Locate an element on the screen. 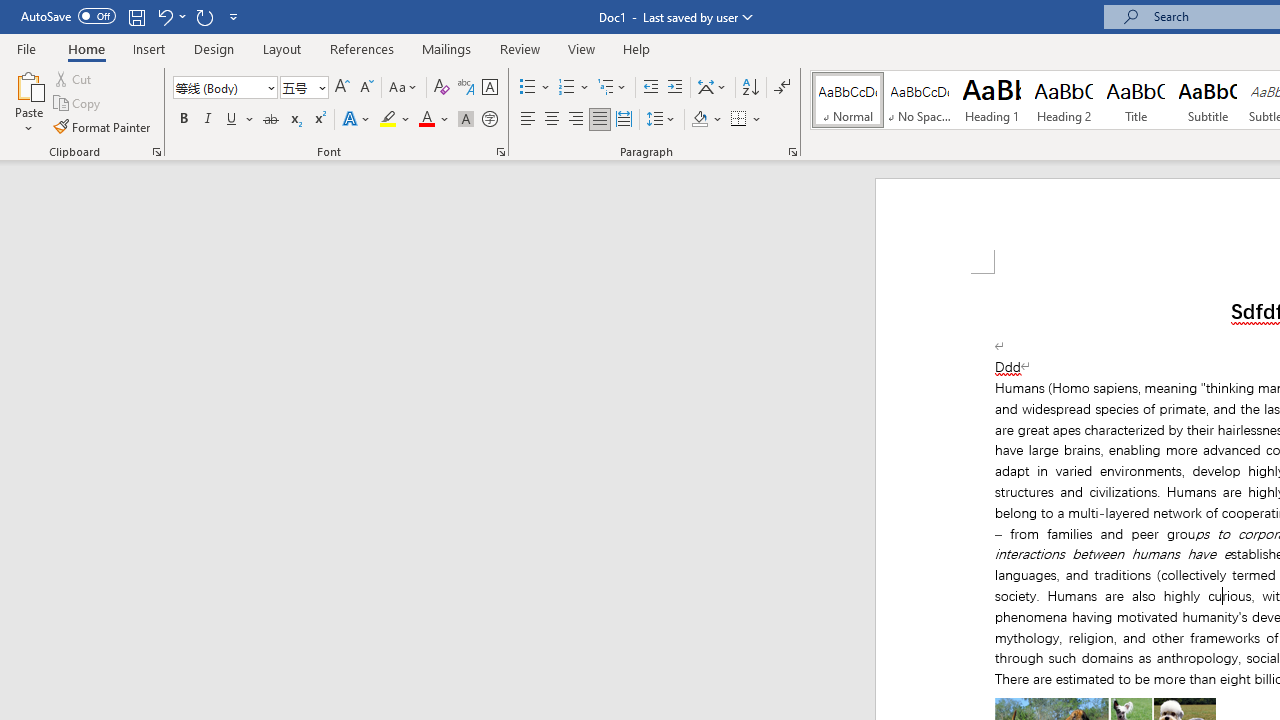 Image resolution: width=1280 pixels, height=720 pixels. 'Sort...' is located at coordinates (749, 86).